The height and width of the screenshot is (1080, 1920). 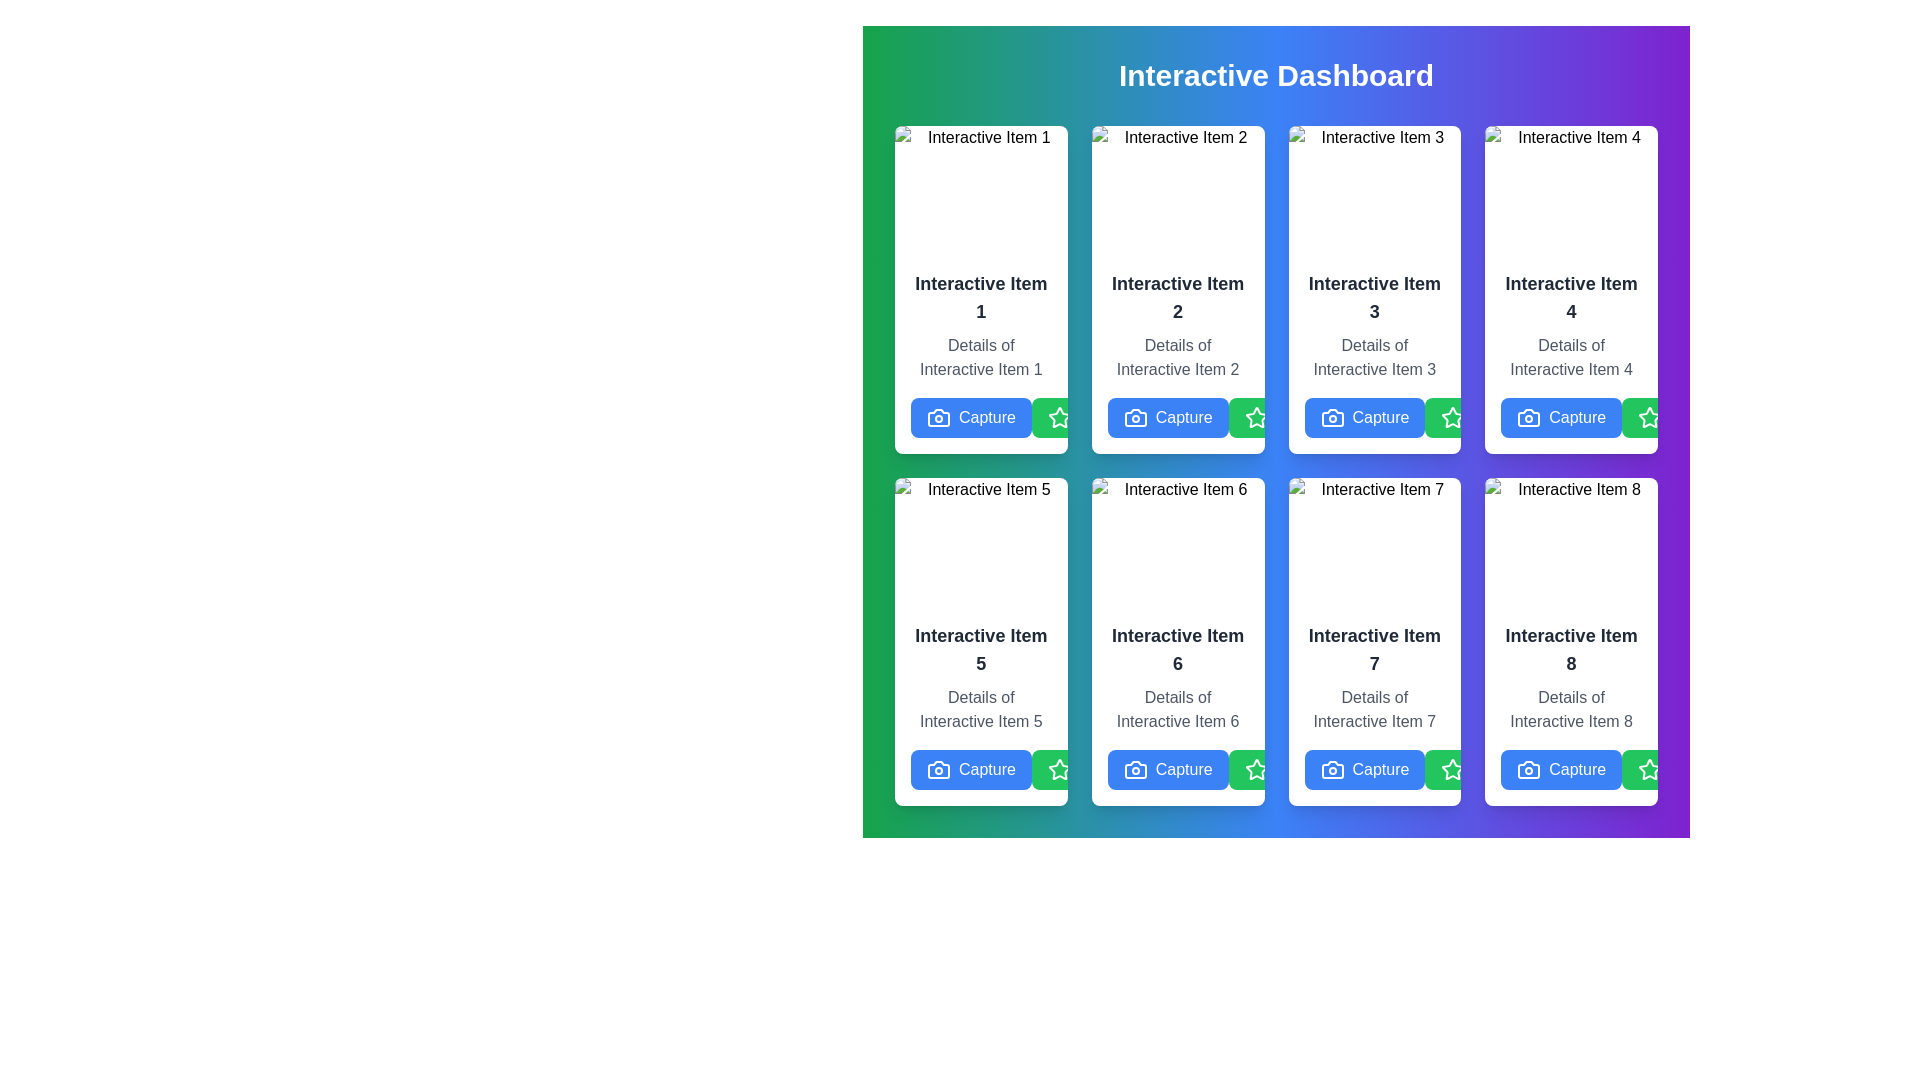 I want to click on the 'Capture' button, which has a blue background, rounded corners, and features a white camera icon and white text, so click(x=1178, y=769).